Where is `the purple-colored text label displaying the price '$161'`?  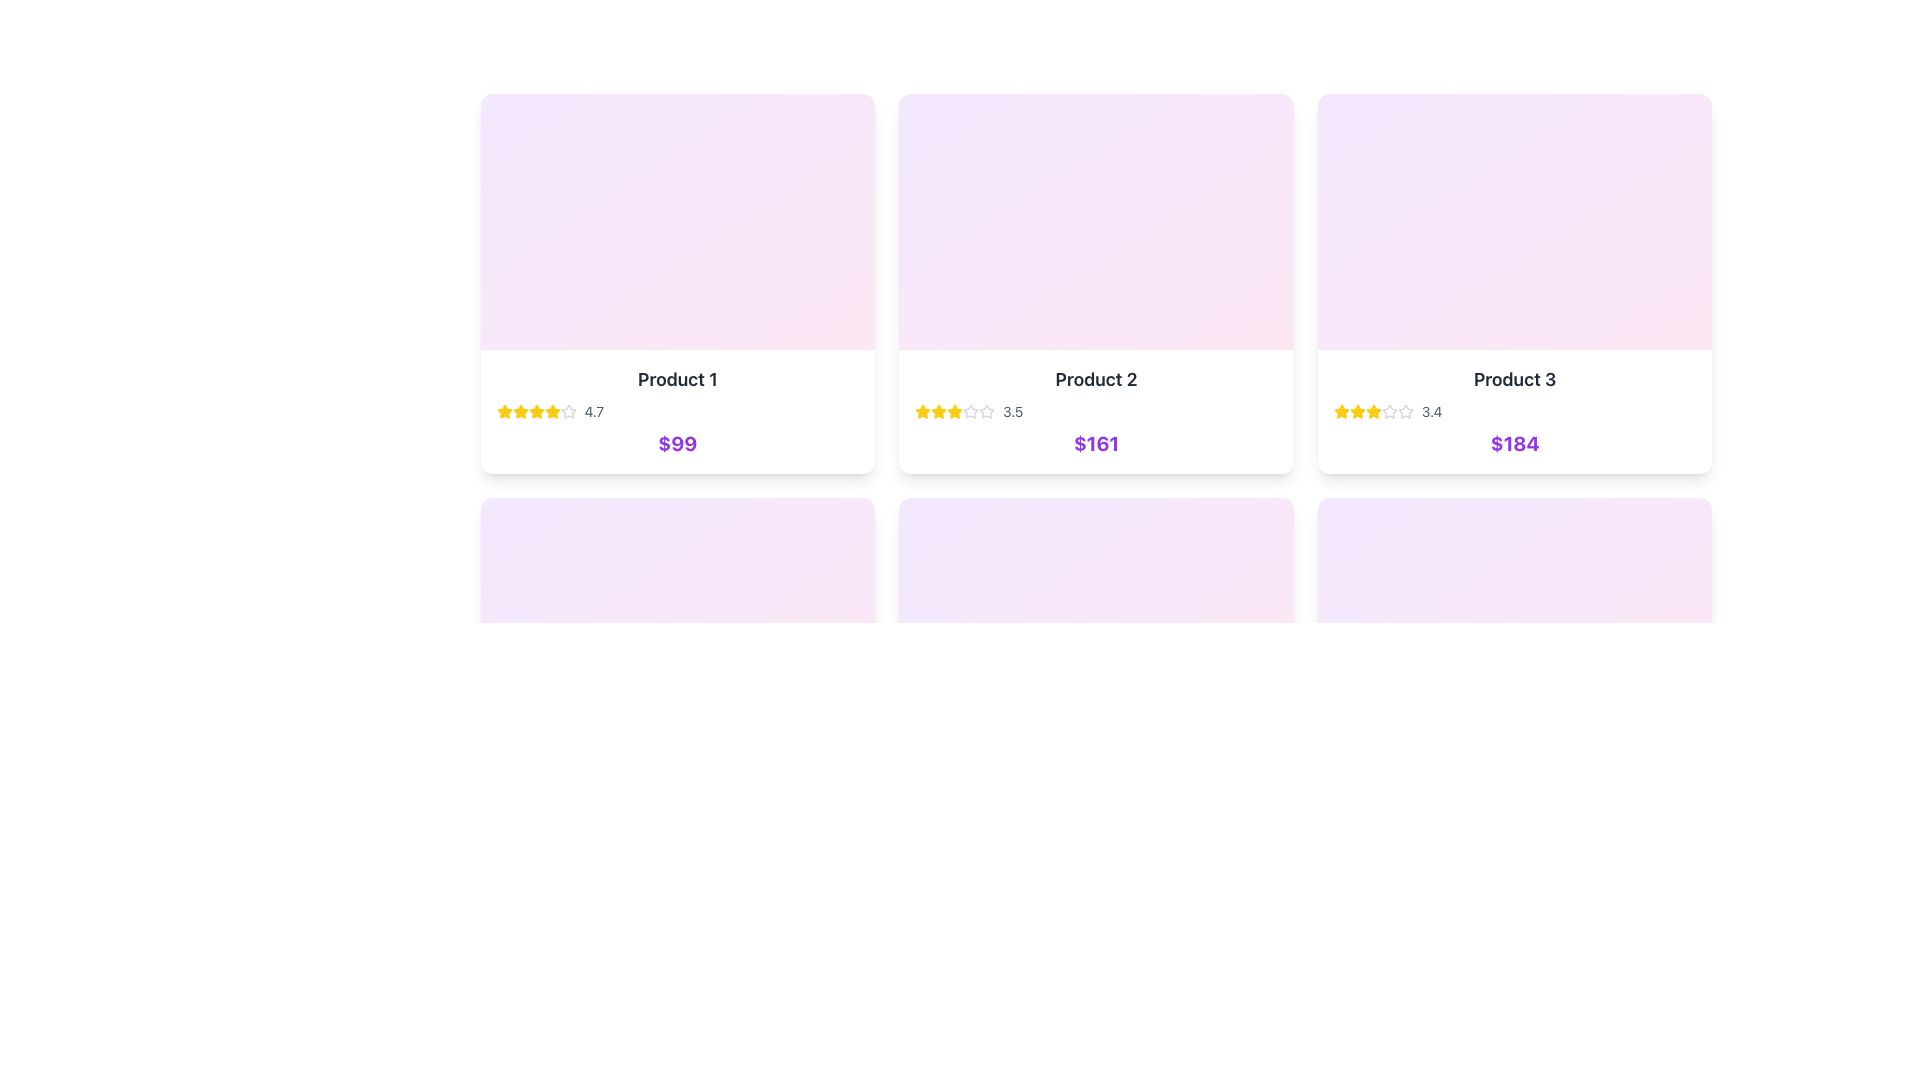
the purple-colored text label displaying the price '$161' is located at coordinates (1095, 442).